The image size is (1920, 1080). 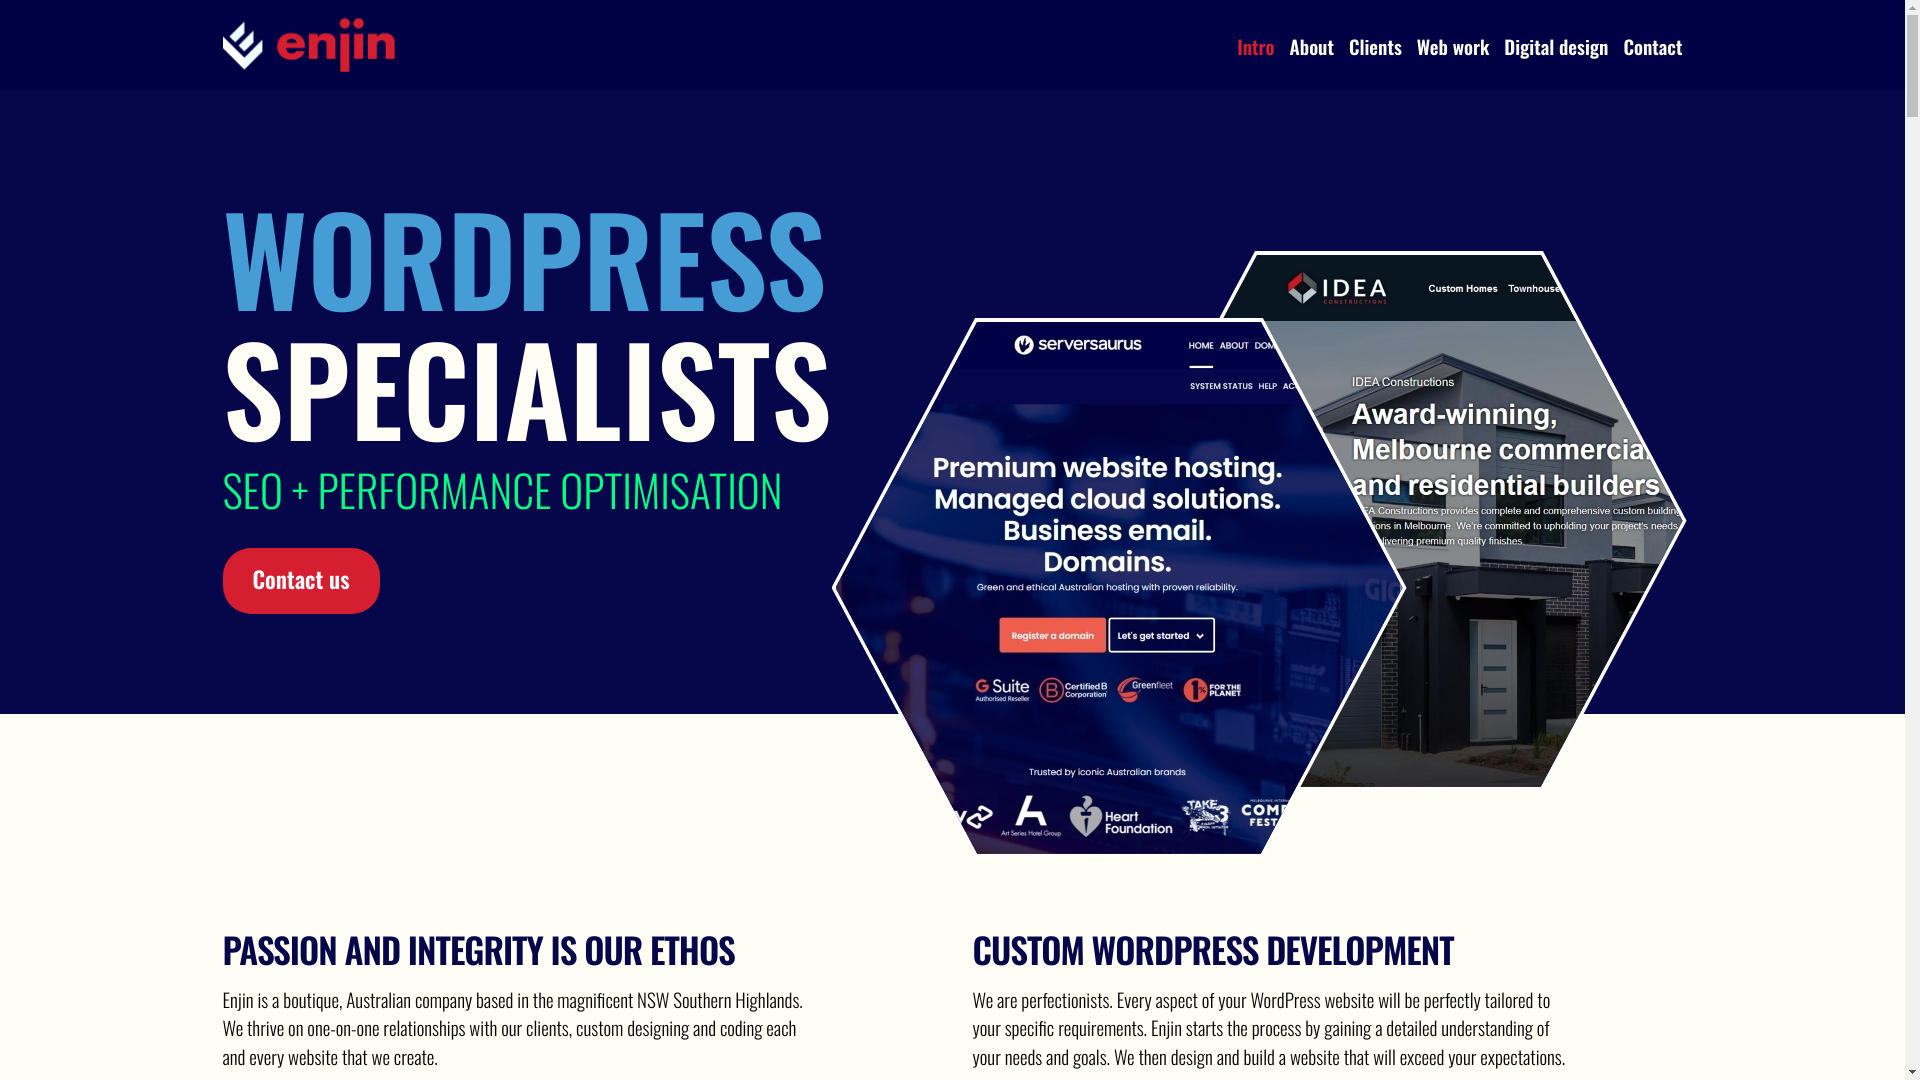 I want to click on 'Intro', so click(x=1254, y=46).